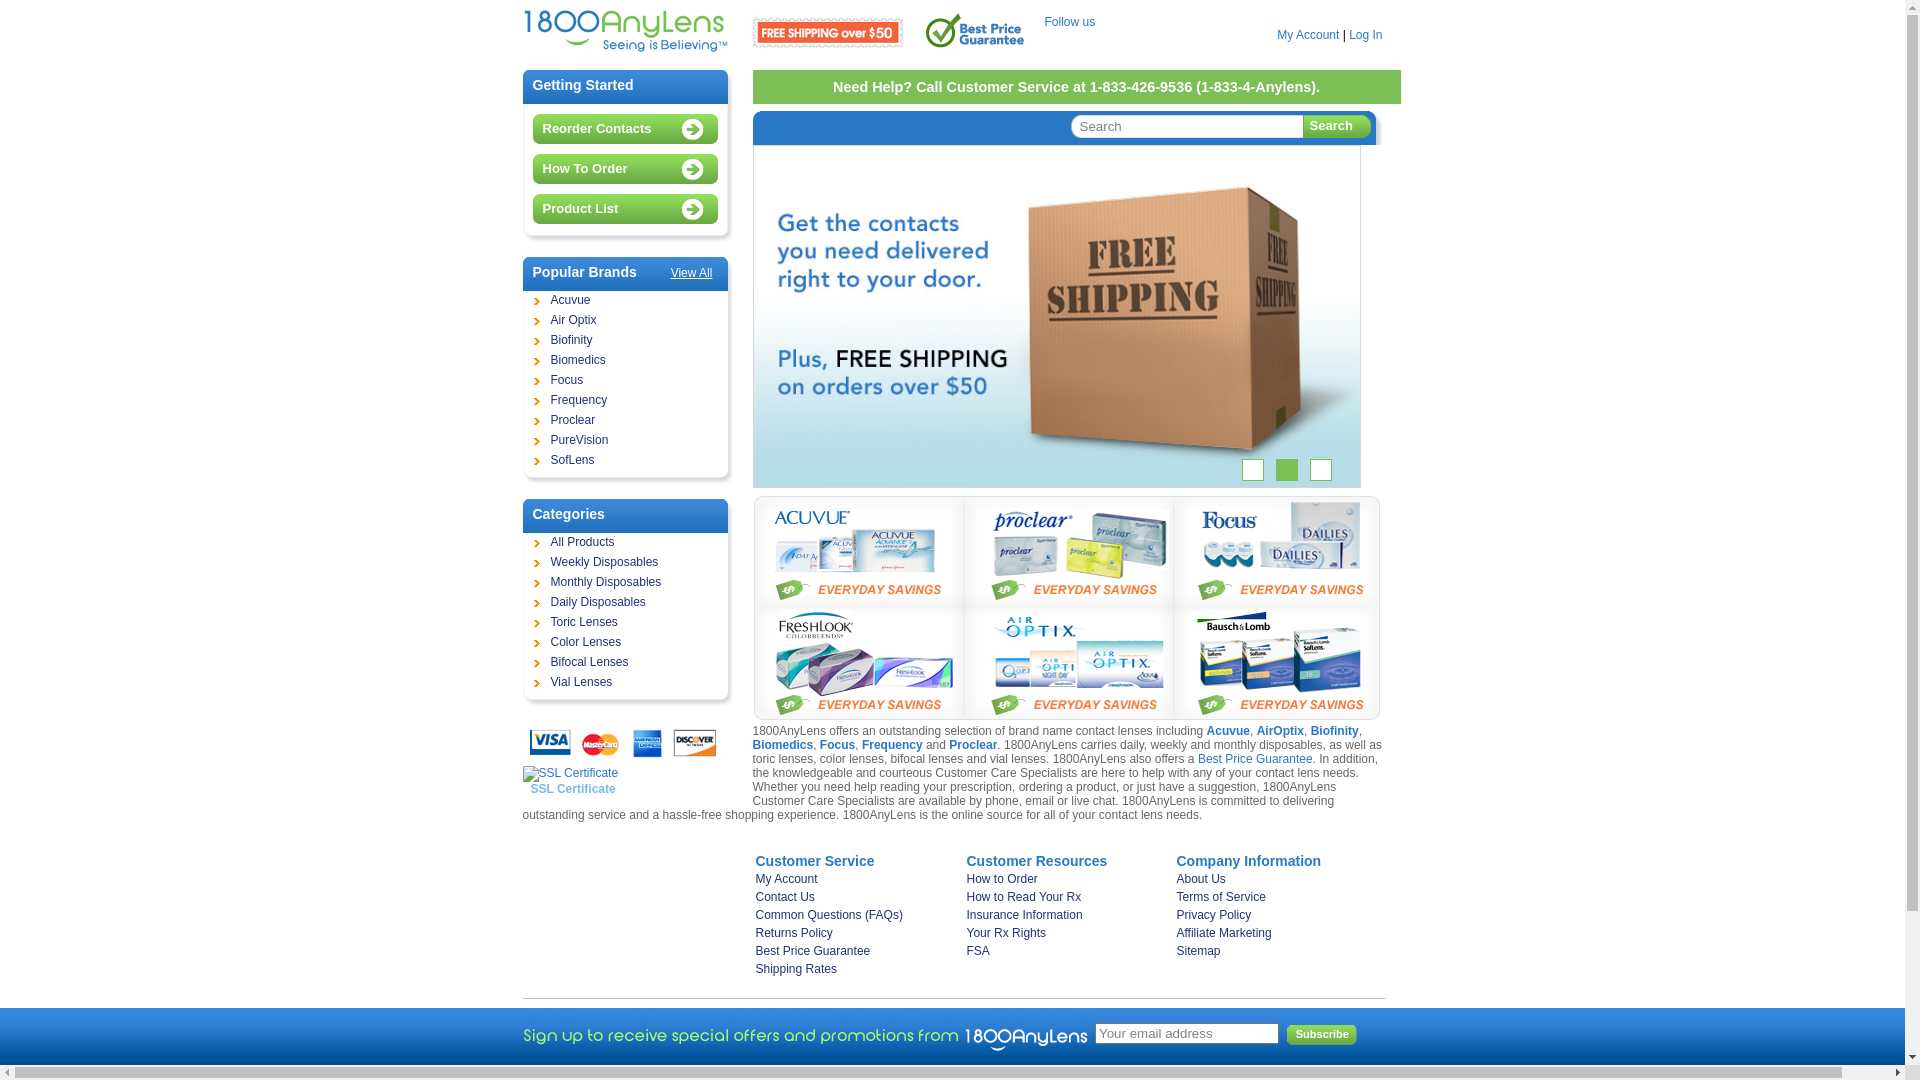  I want to click on 'About Us', so click(1272, 878).